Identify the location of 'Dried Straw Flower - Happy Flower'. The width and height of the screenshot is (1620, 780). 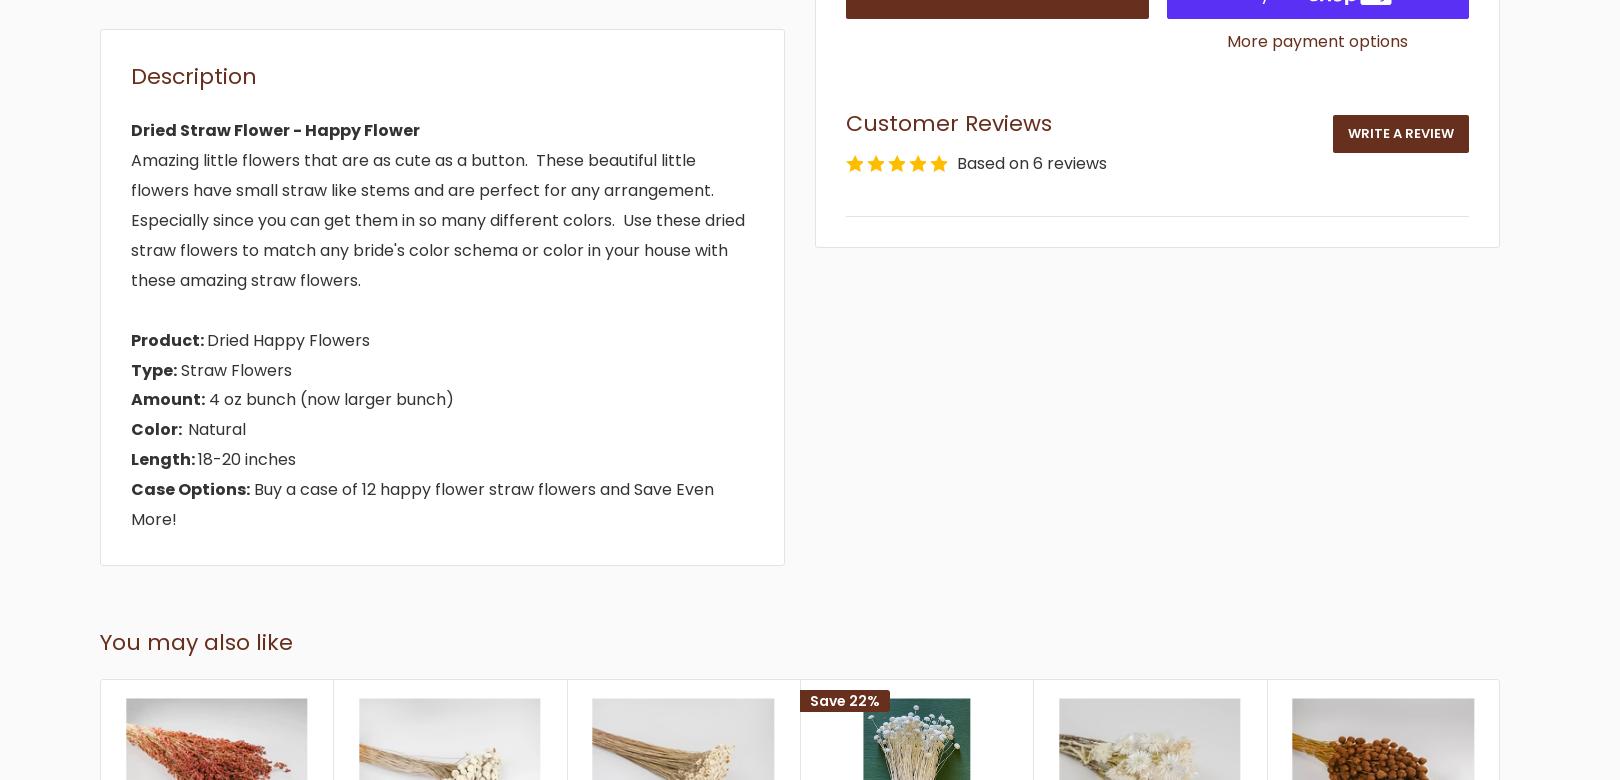
(131, 129).